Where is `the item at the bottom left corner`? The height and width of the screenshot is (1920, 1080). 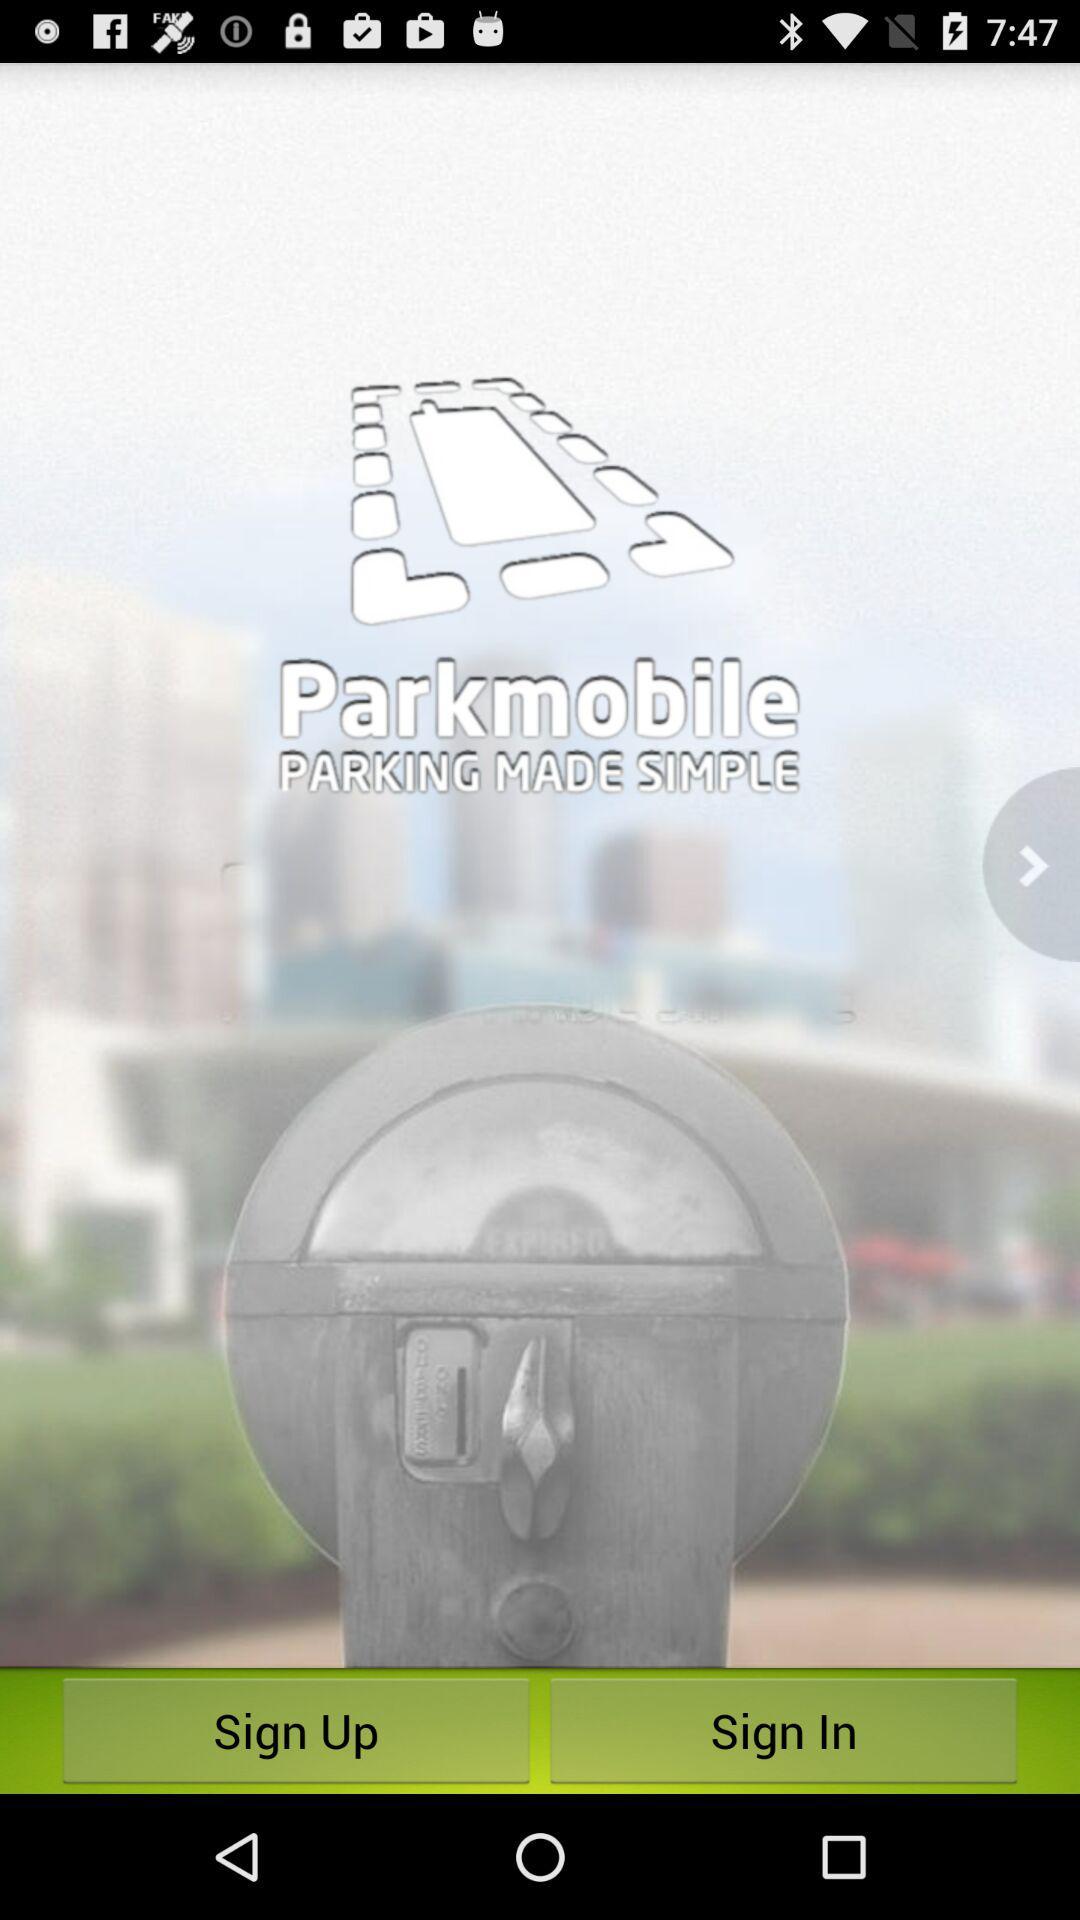
the item at the bottom left corner is located at coordinates (296, 1730).